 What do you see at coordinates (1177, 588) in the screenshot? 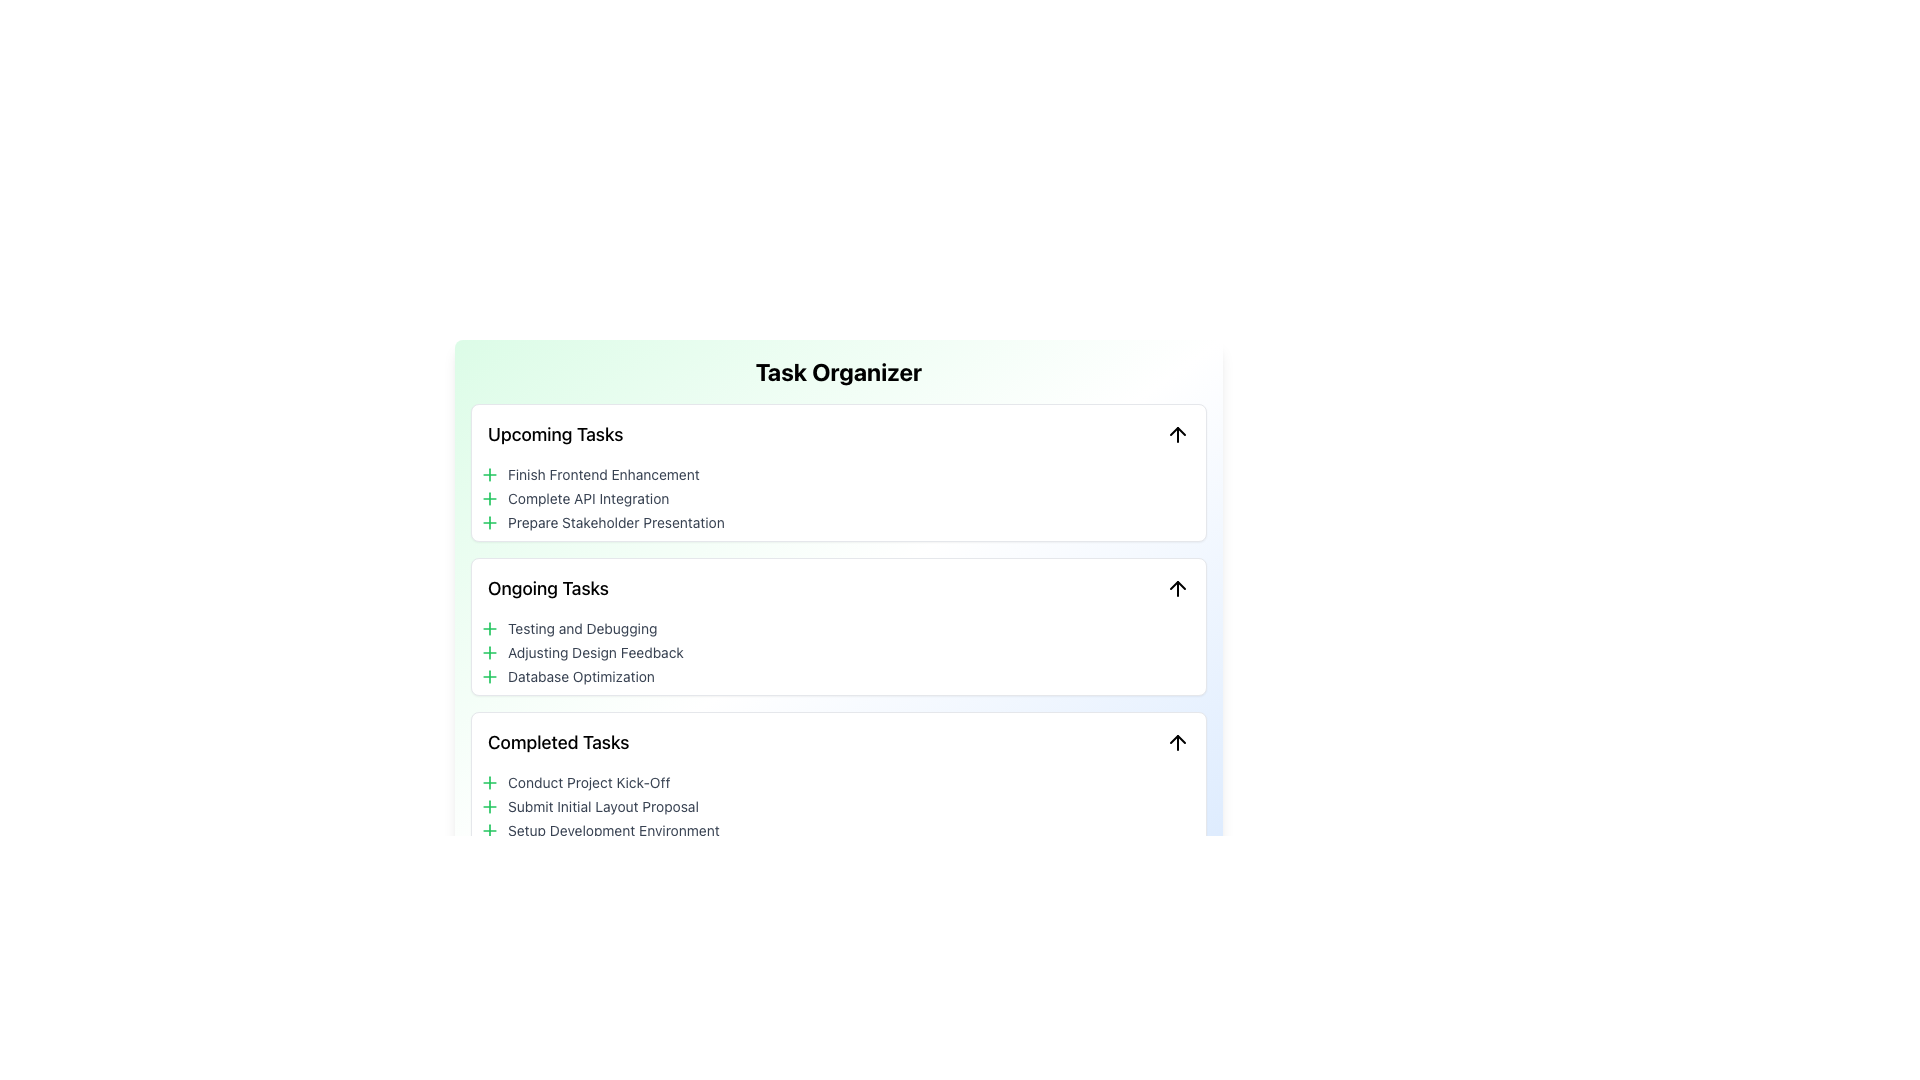
I see `the upward arrow icon button for collapsing or expanding the 'Ongoing Tasks' section` at bounding box center [1177, 588].